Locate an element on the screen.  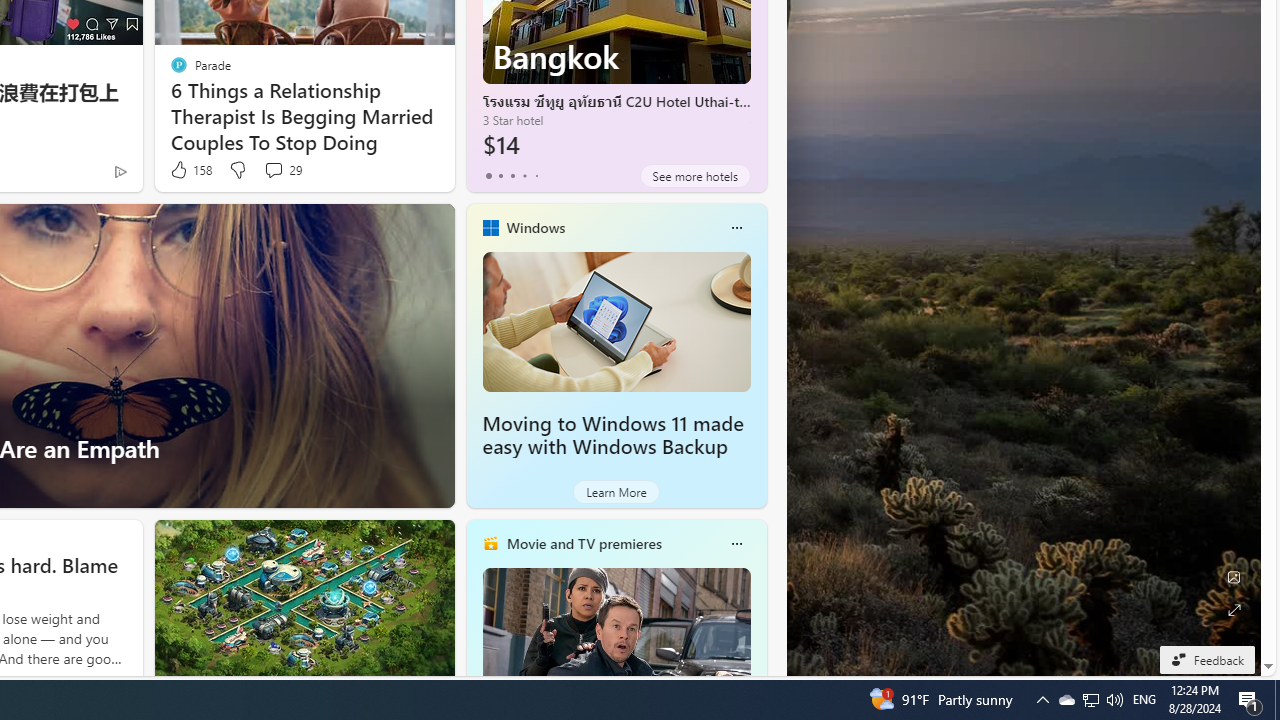
'tab-1' is located at coordinates (500, 175).